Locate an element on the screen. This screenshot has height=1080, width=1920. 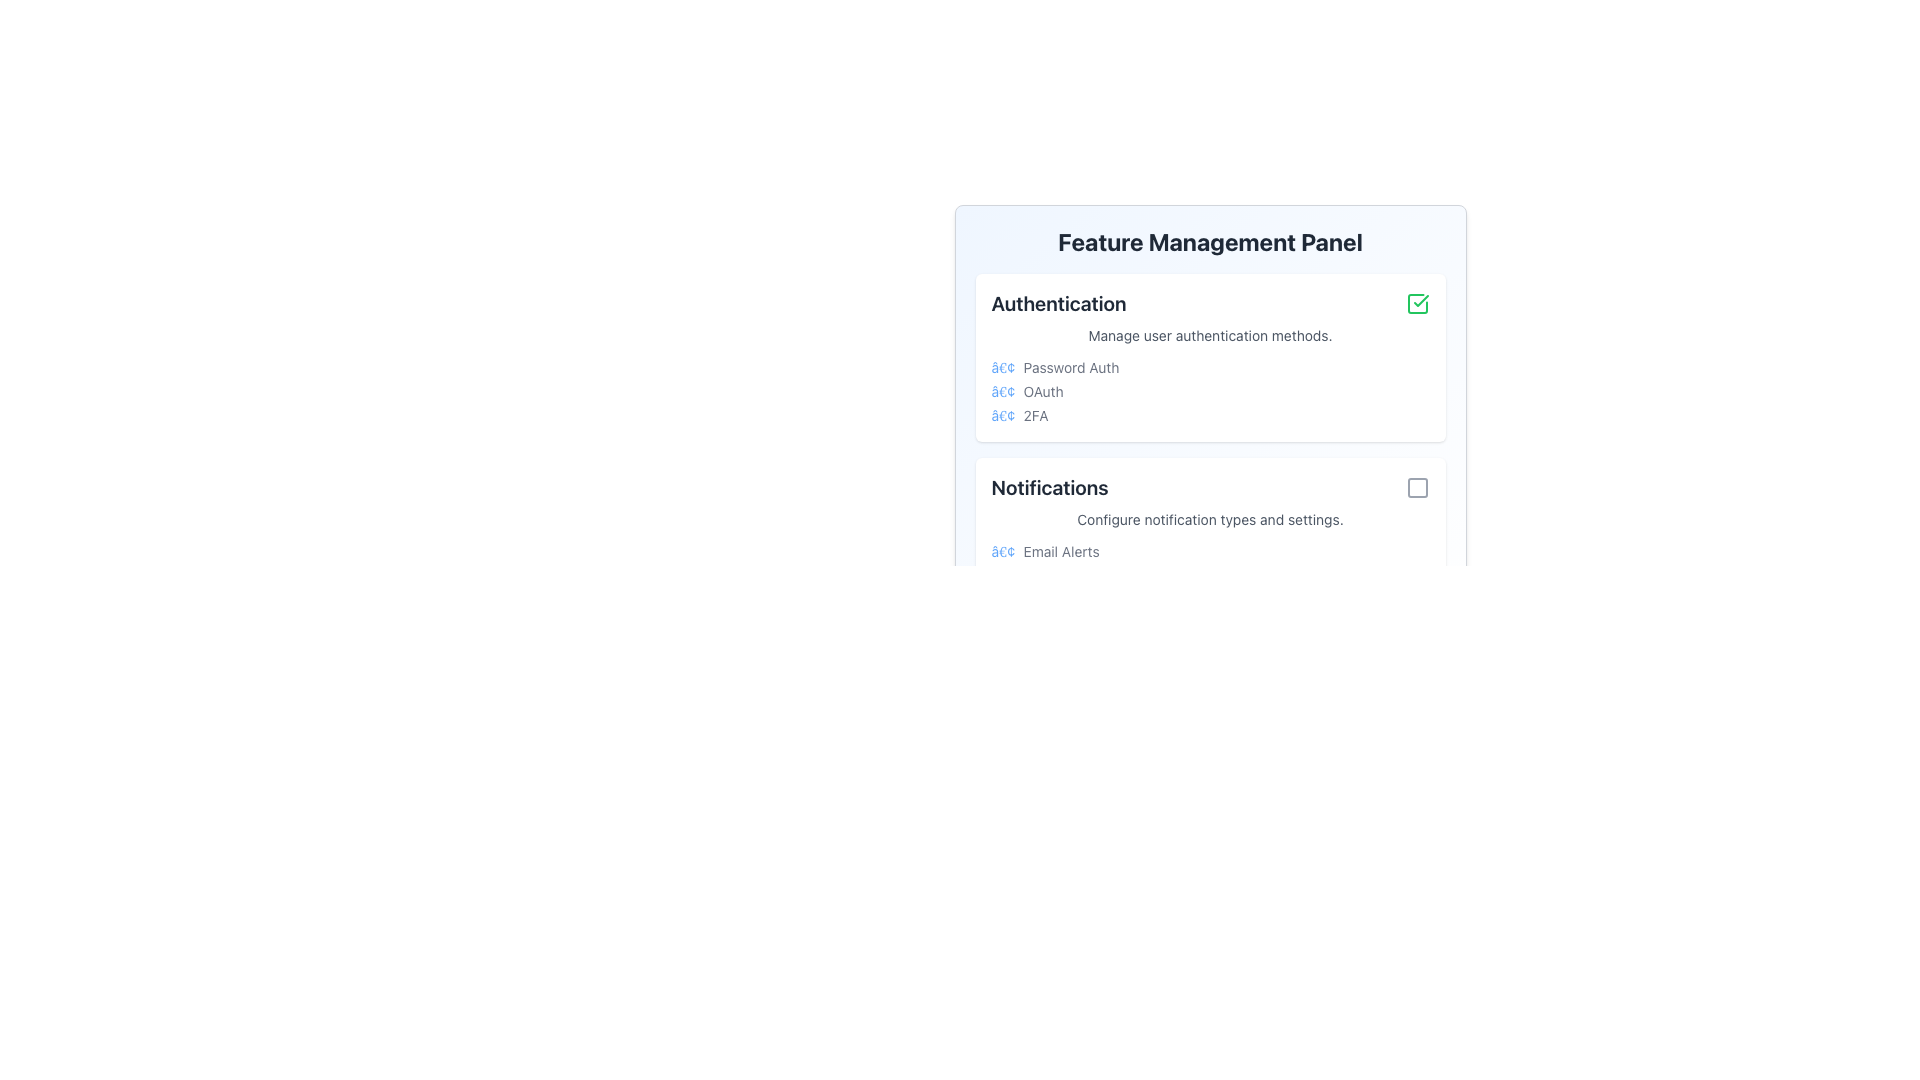
the 'Authentication' text label, which is a prominent bold label located in the top section of the 'Feature Management Panel' is located at coordinates (1058, 304).